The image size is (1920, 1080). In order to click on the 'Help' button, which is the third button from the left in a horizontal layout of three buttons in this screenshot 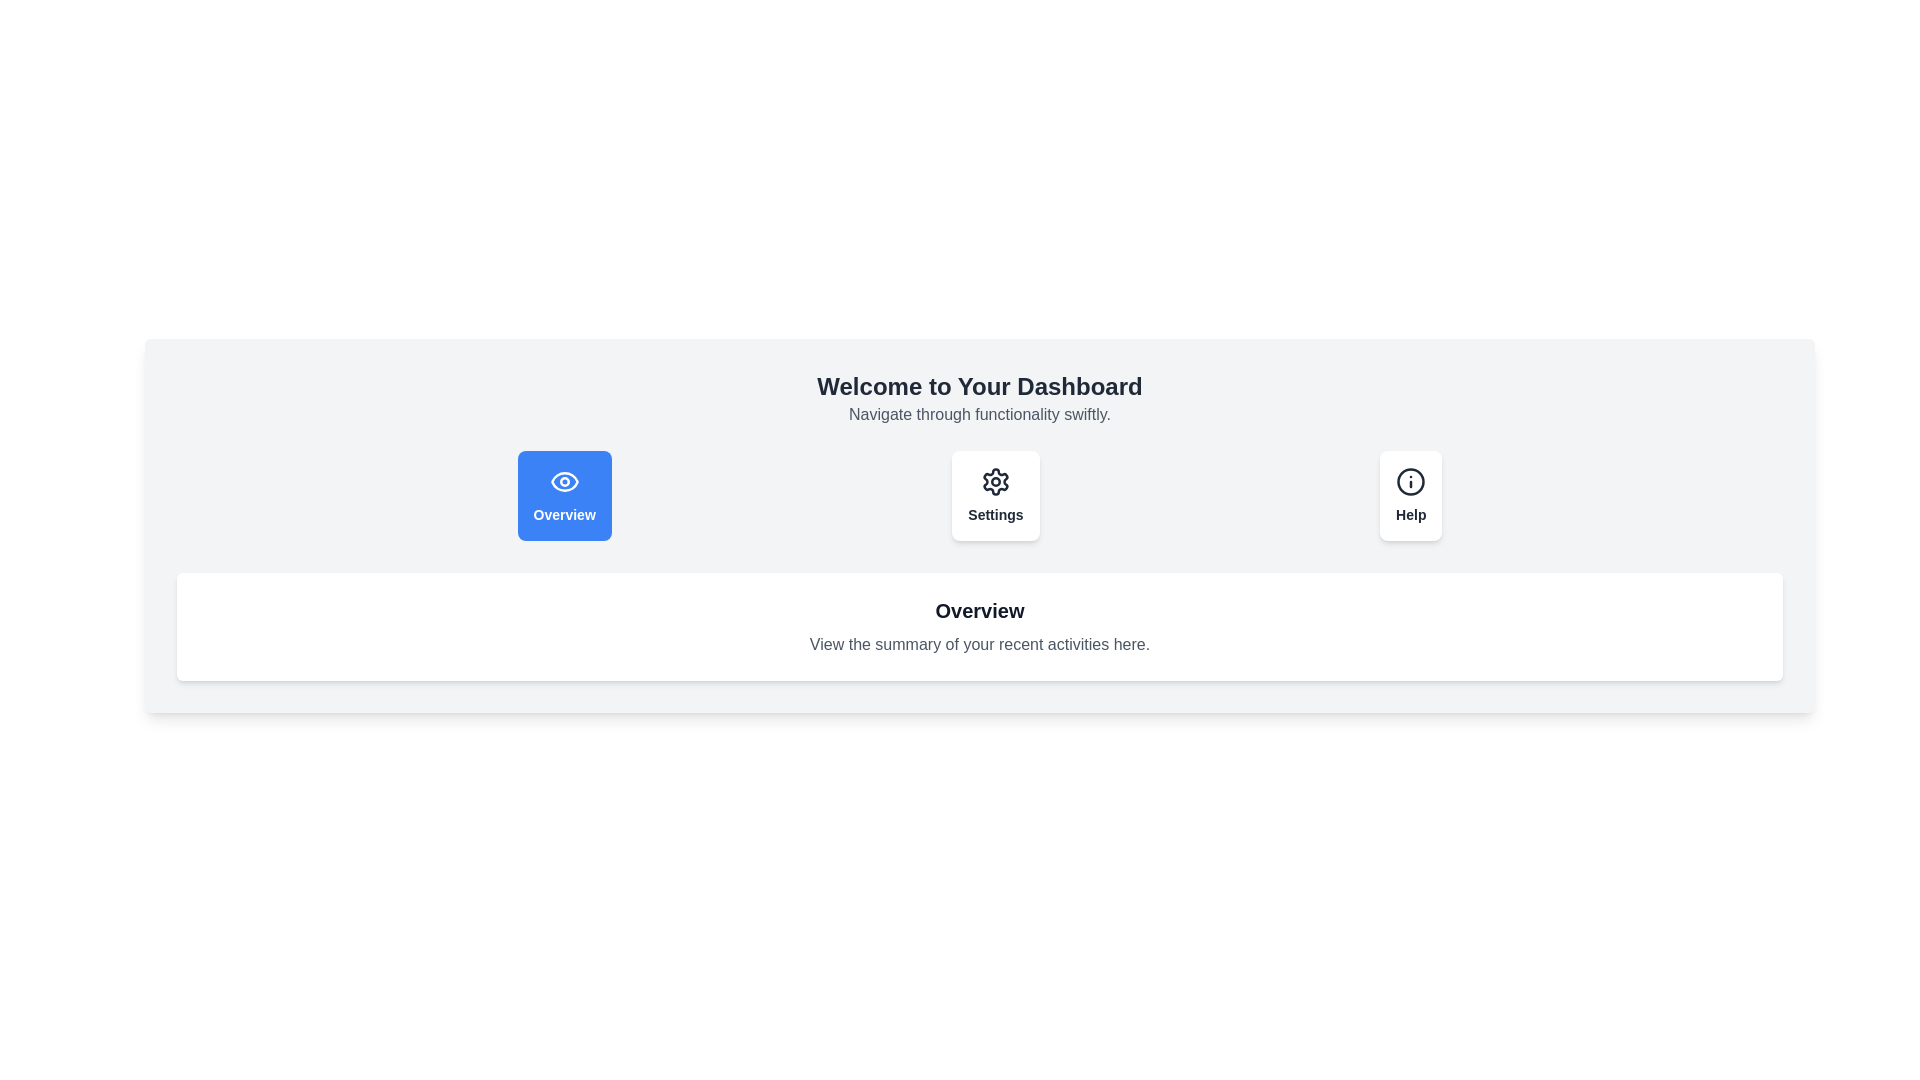, I will do `click(1410, 495)`.